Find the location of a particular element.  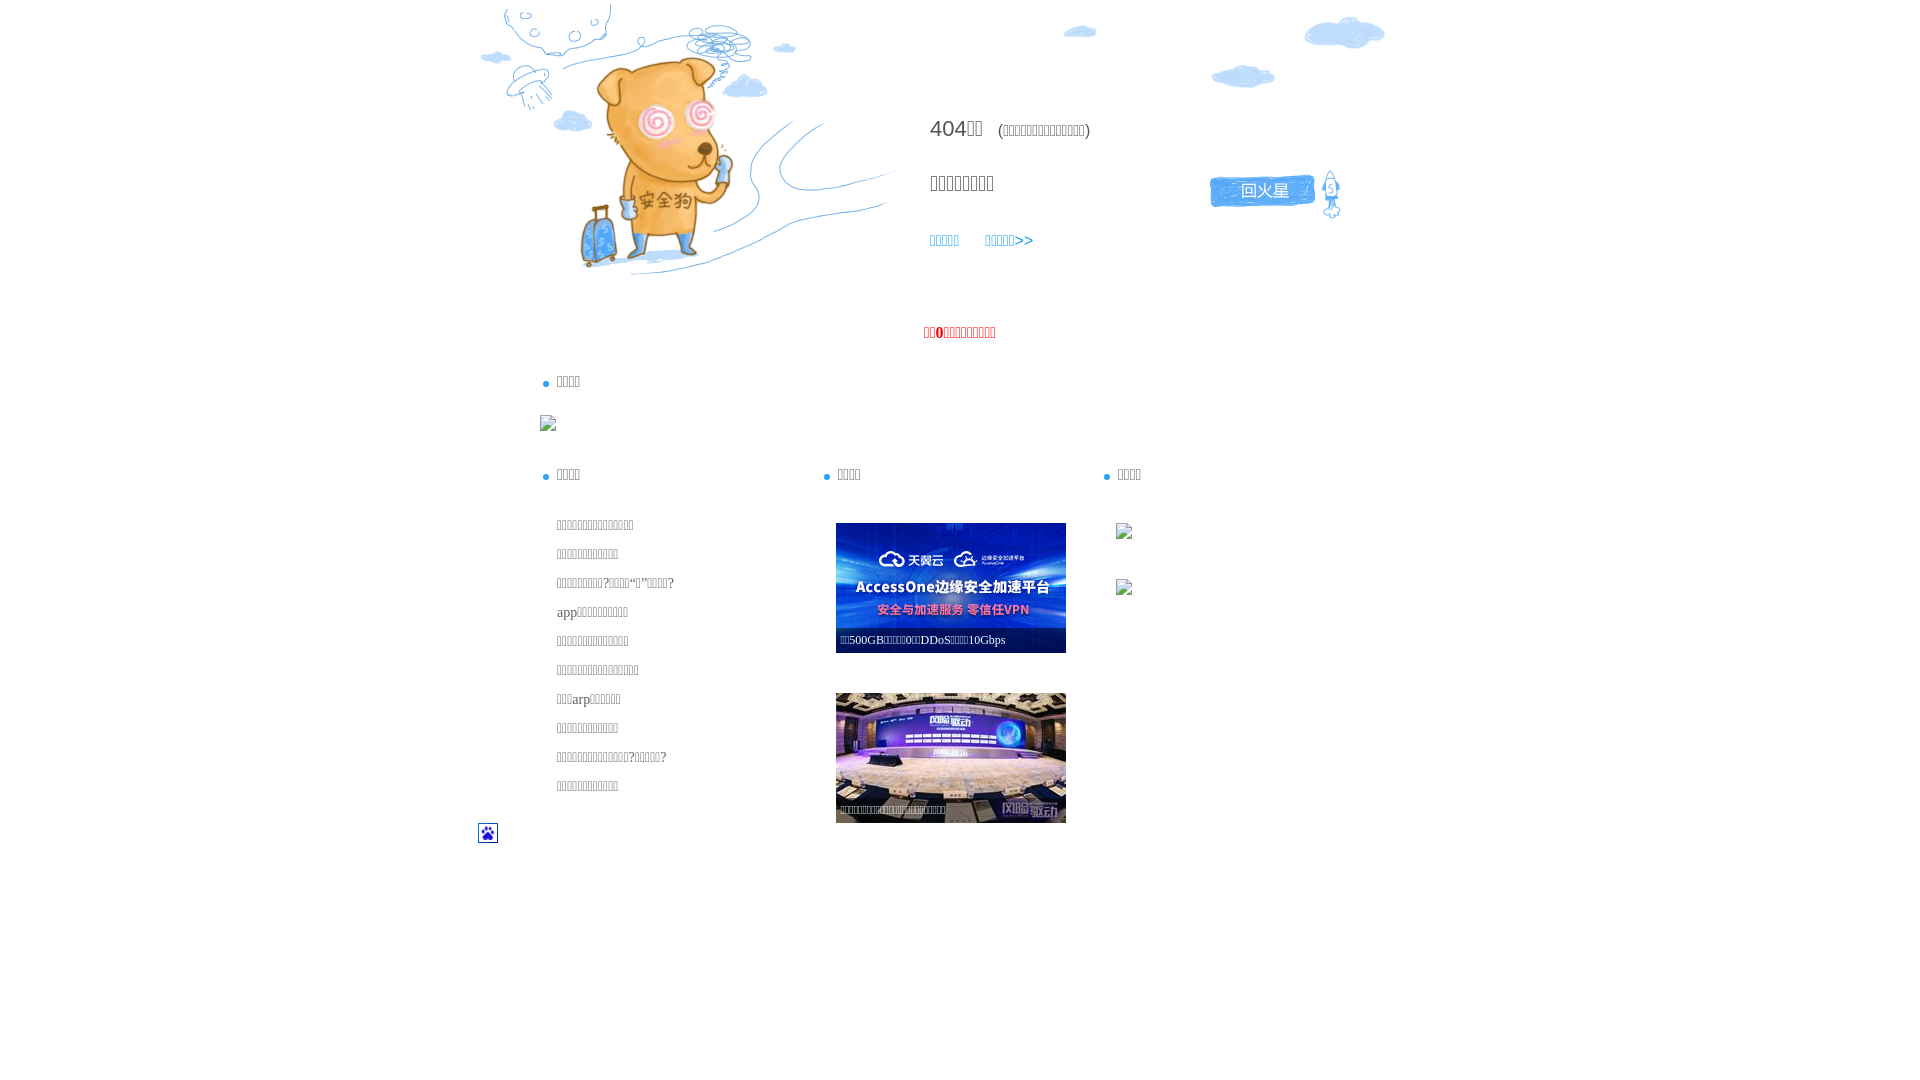

'404' is located at coordinates (947, 128).